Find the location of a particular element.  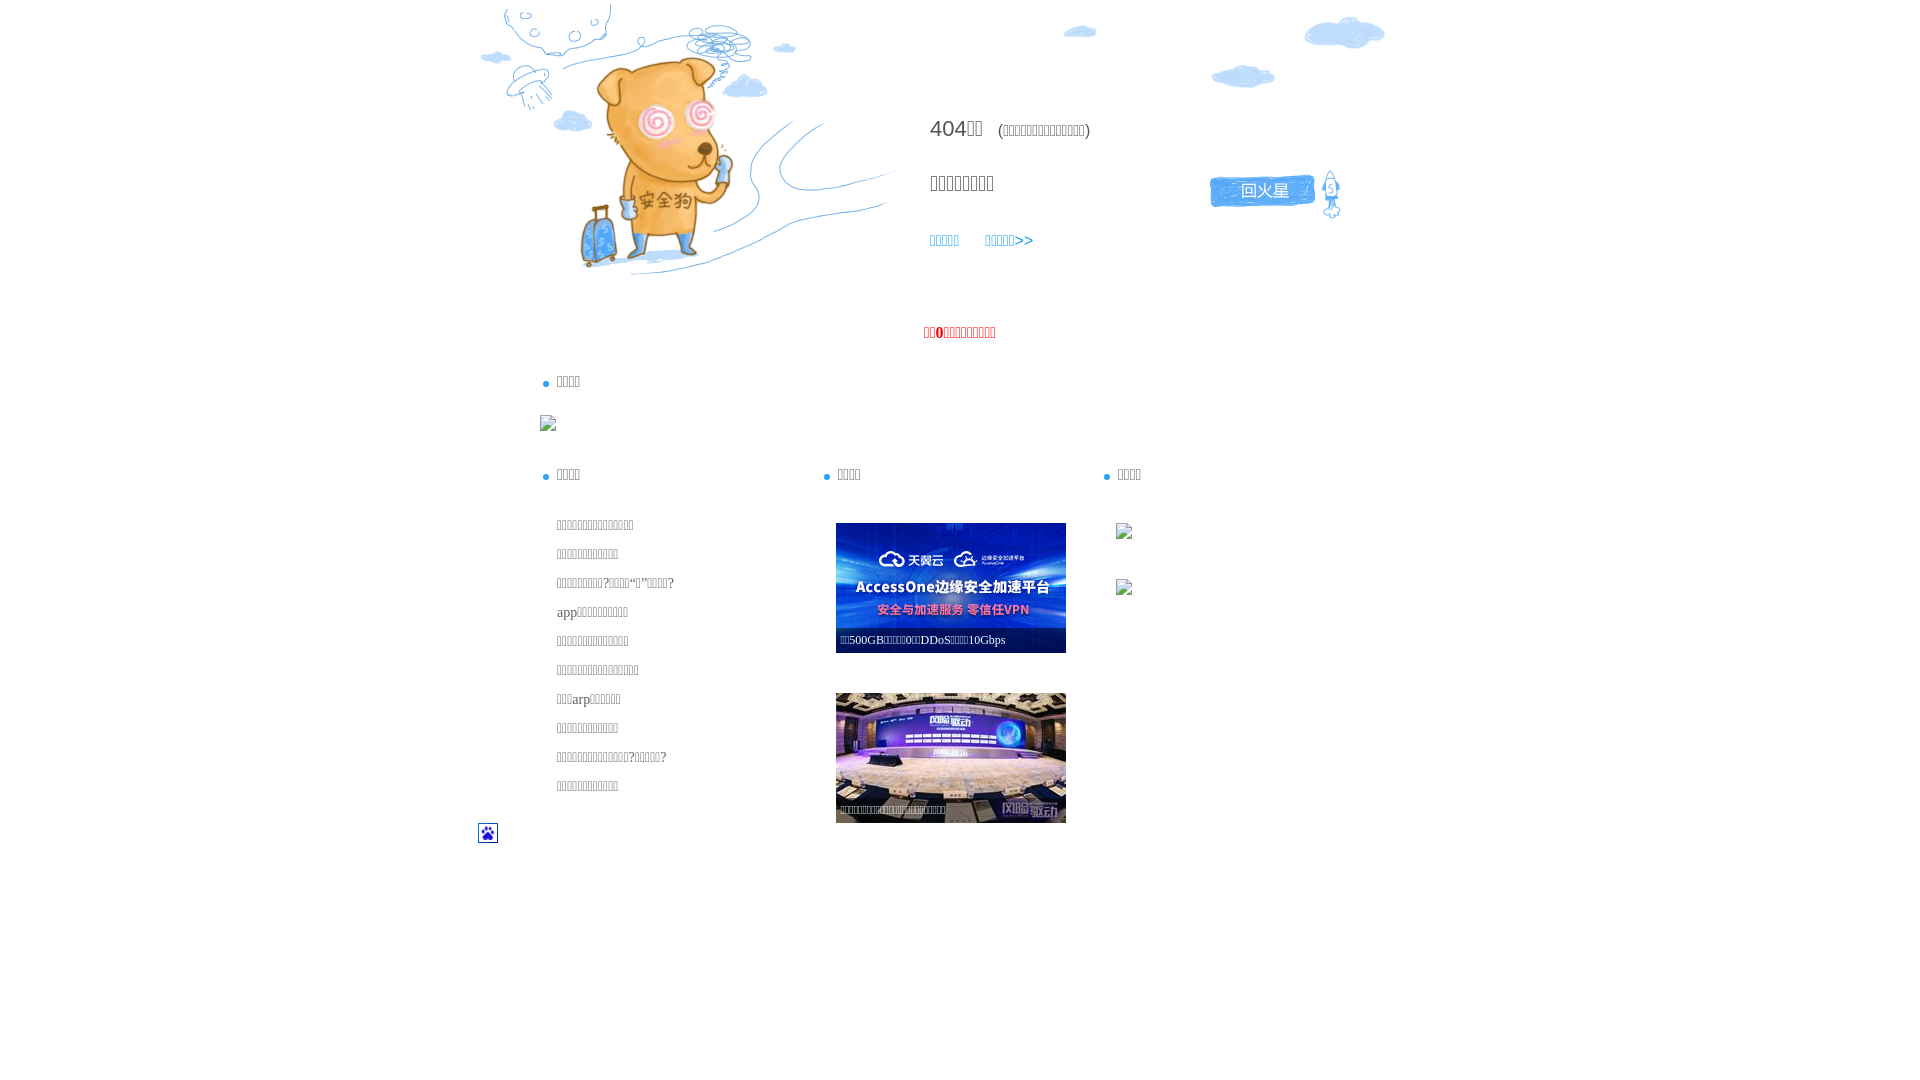

'404' is located at coordinates (947, 128).